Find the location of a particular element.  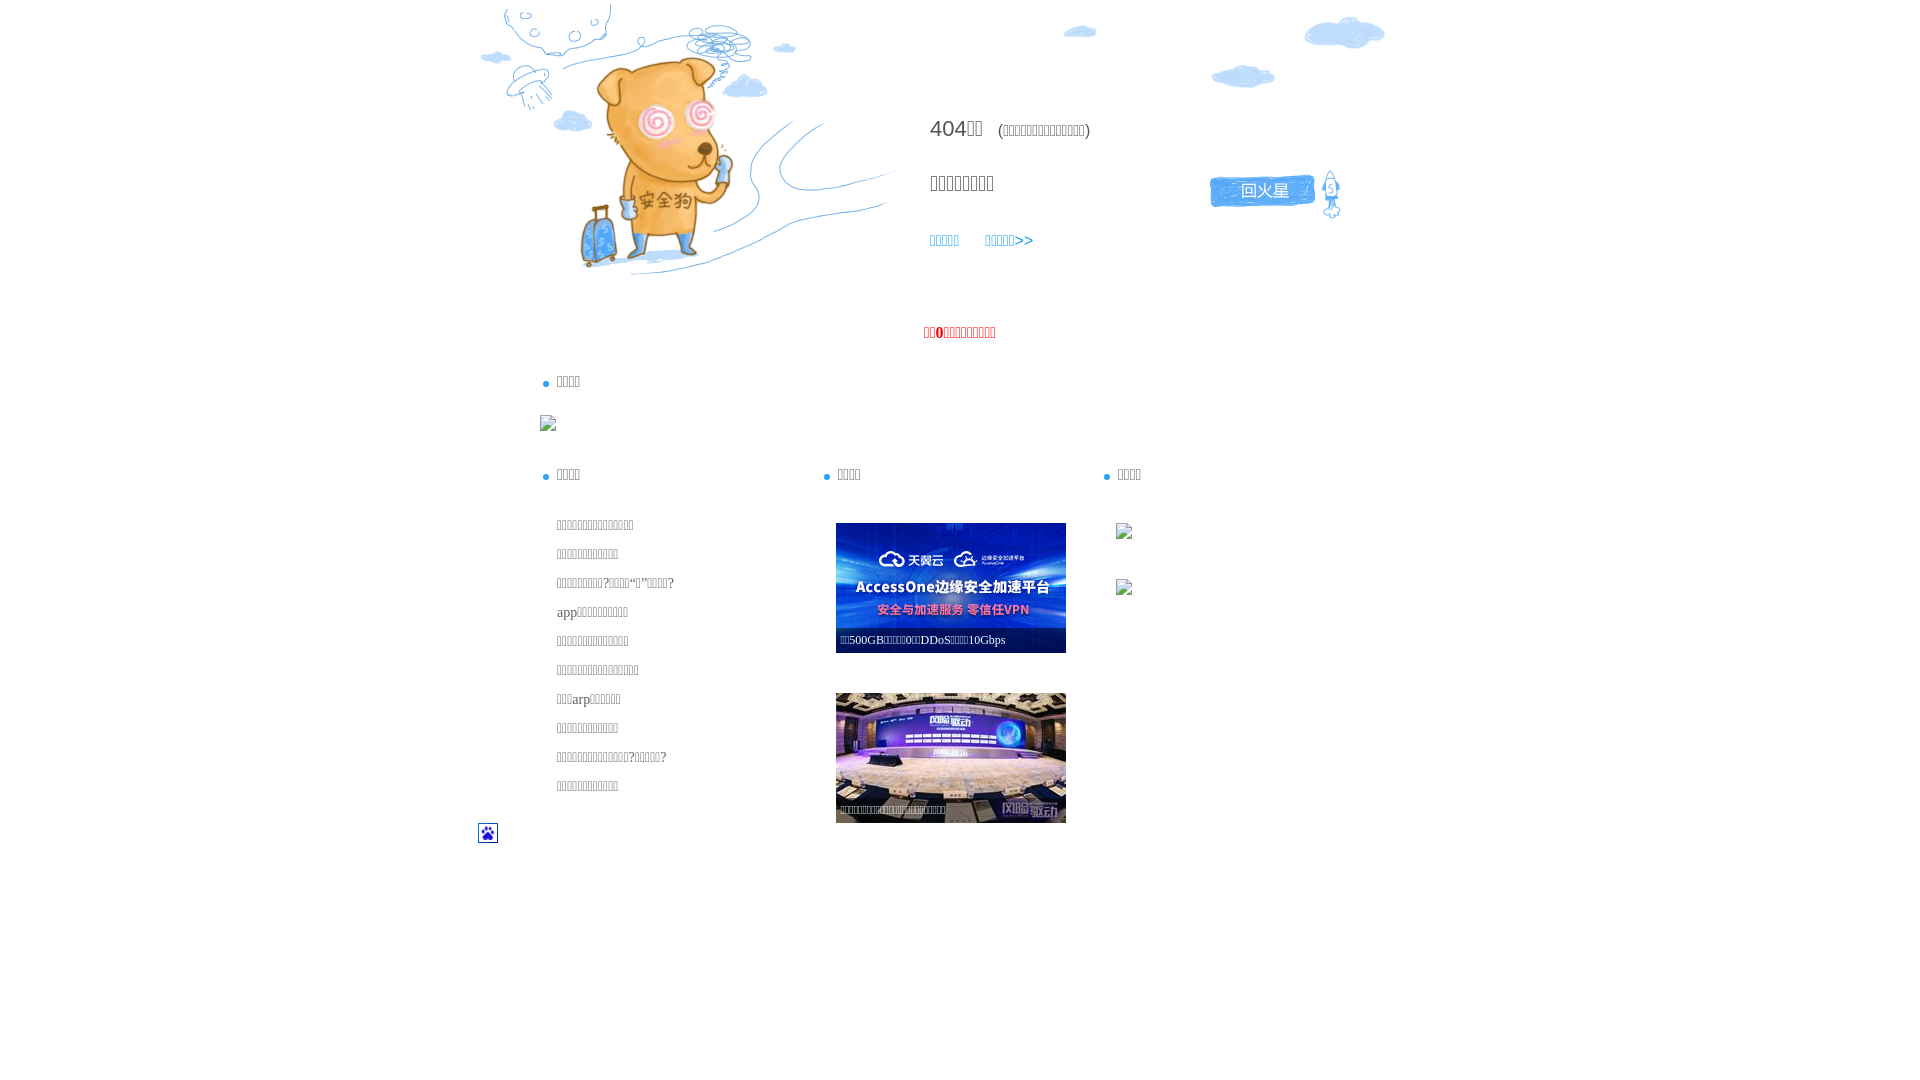

'404' is located at coordinates (947, 128).